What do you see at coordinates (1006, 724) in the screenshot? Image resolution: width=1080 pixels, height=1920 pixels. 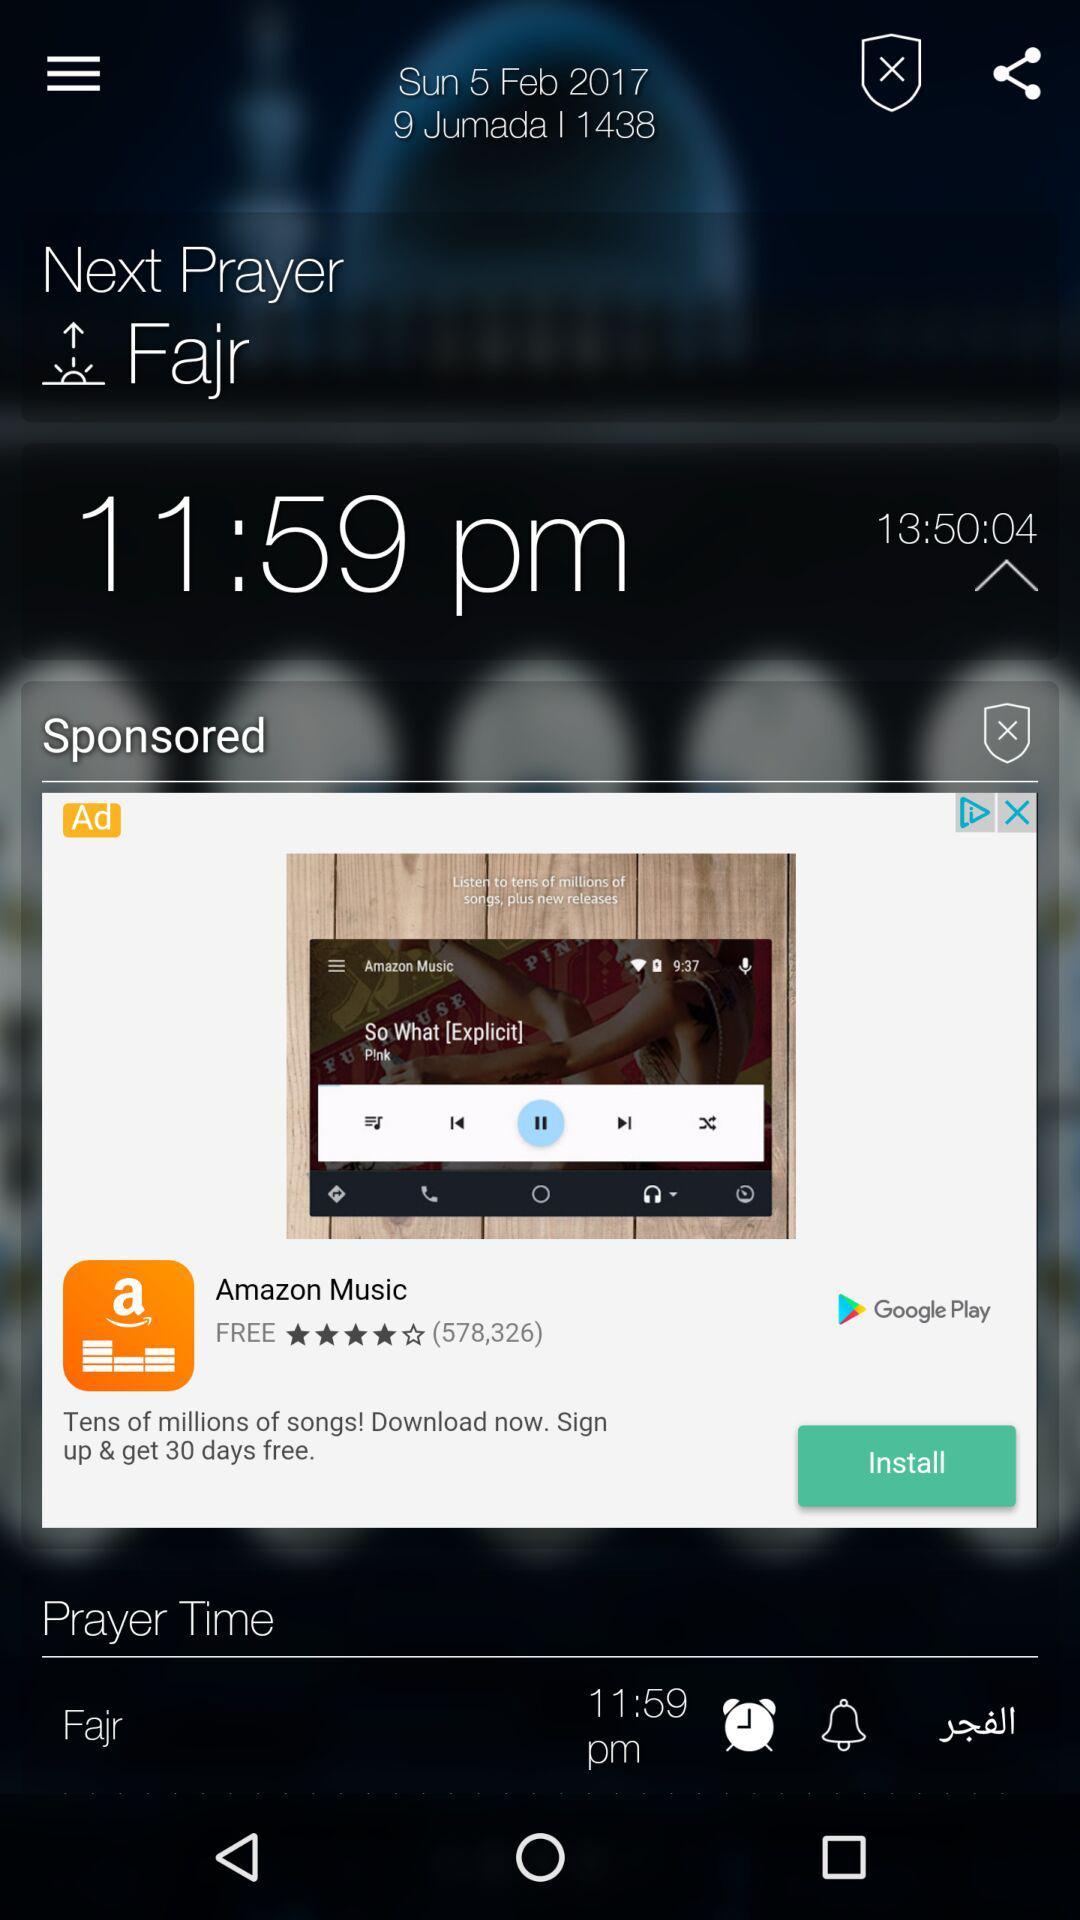 I see `option` at bounding box center [1006, 724].